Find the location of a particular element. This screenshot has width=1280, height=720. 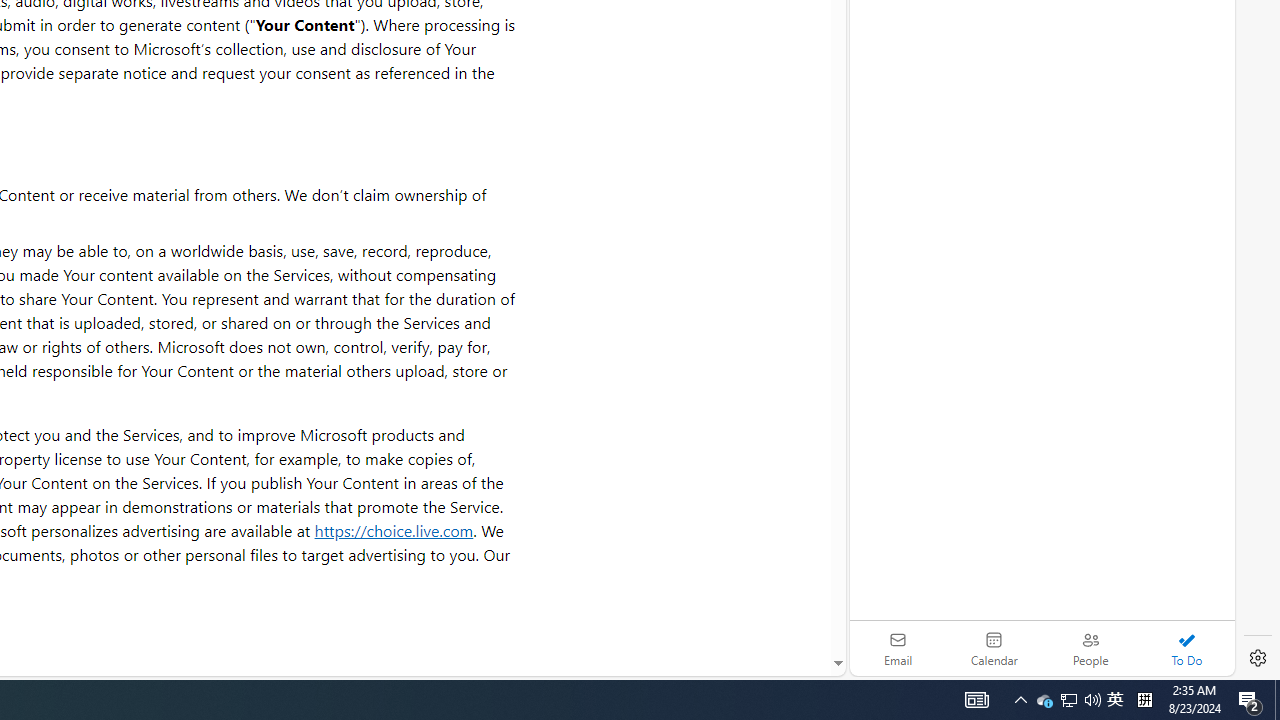

'To Do' is located at coordinates (1186, 648).